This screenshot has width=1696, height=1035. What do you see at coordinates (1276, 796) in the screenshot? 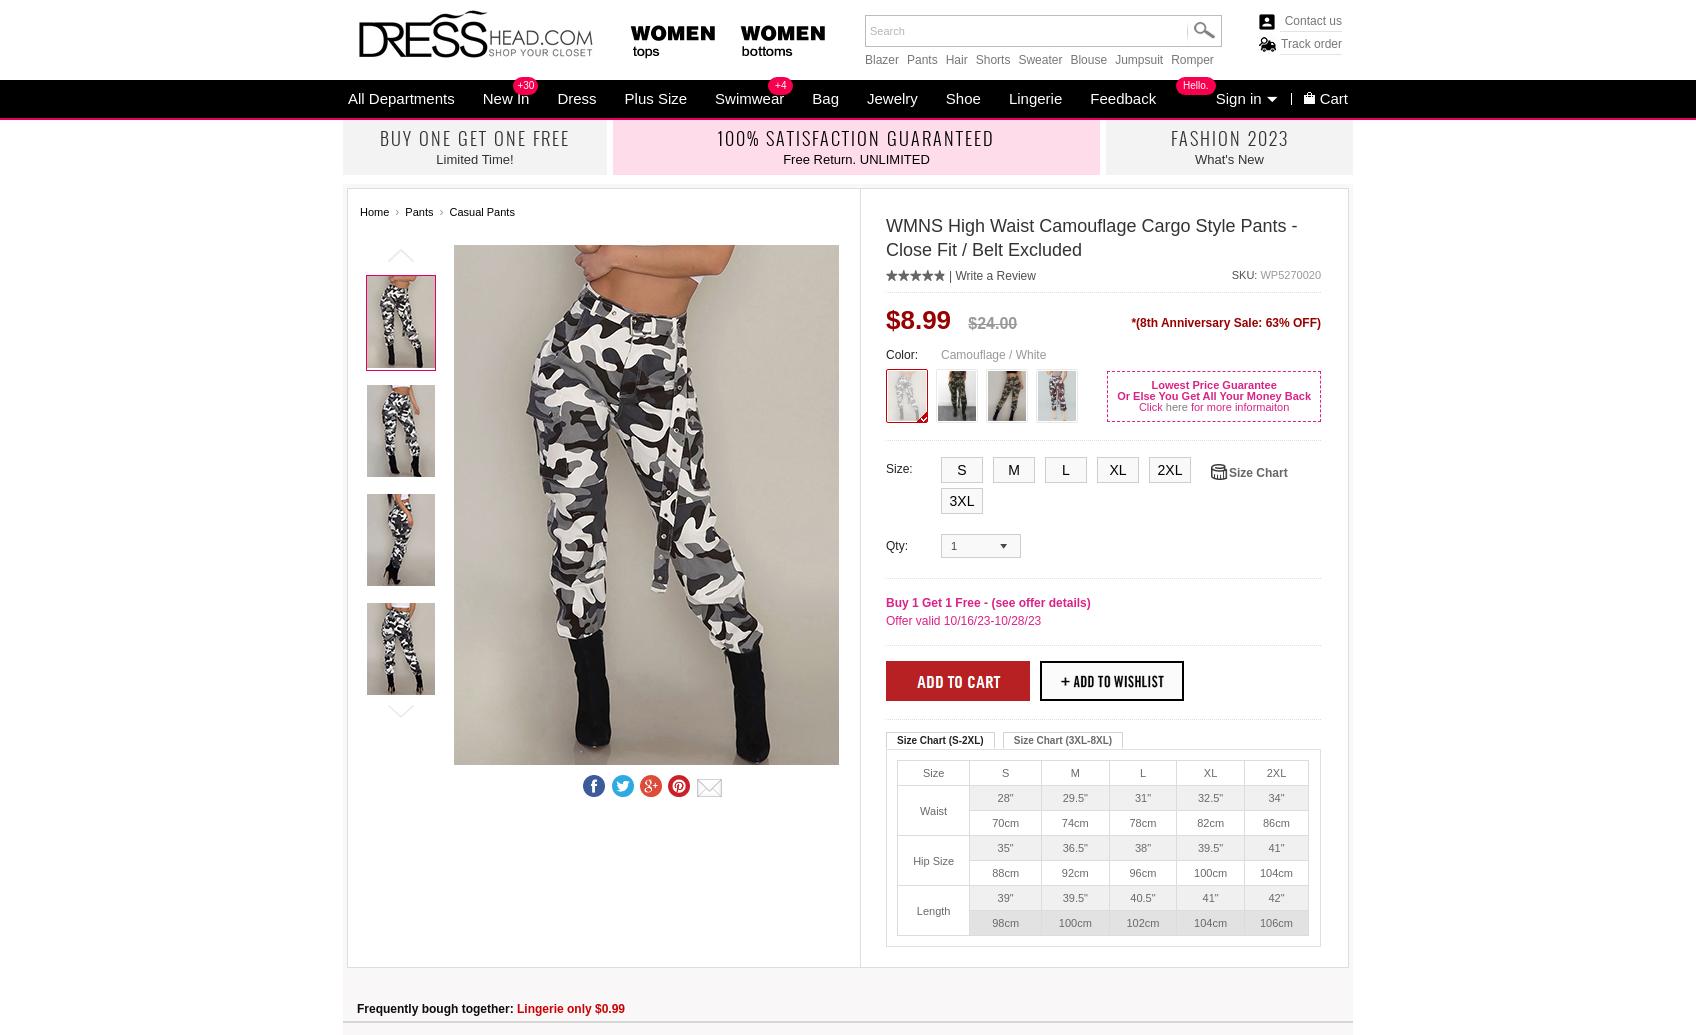
I see `'34"'` at bounding box center [1276, 796].